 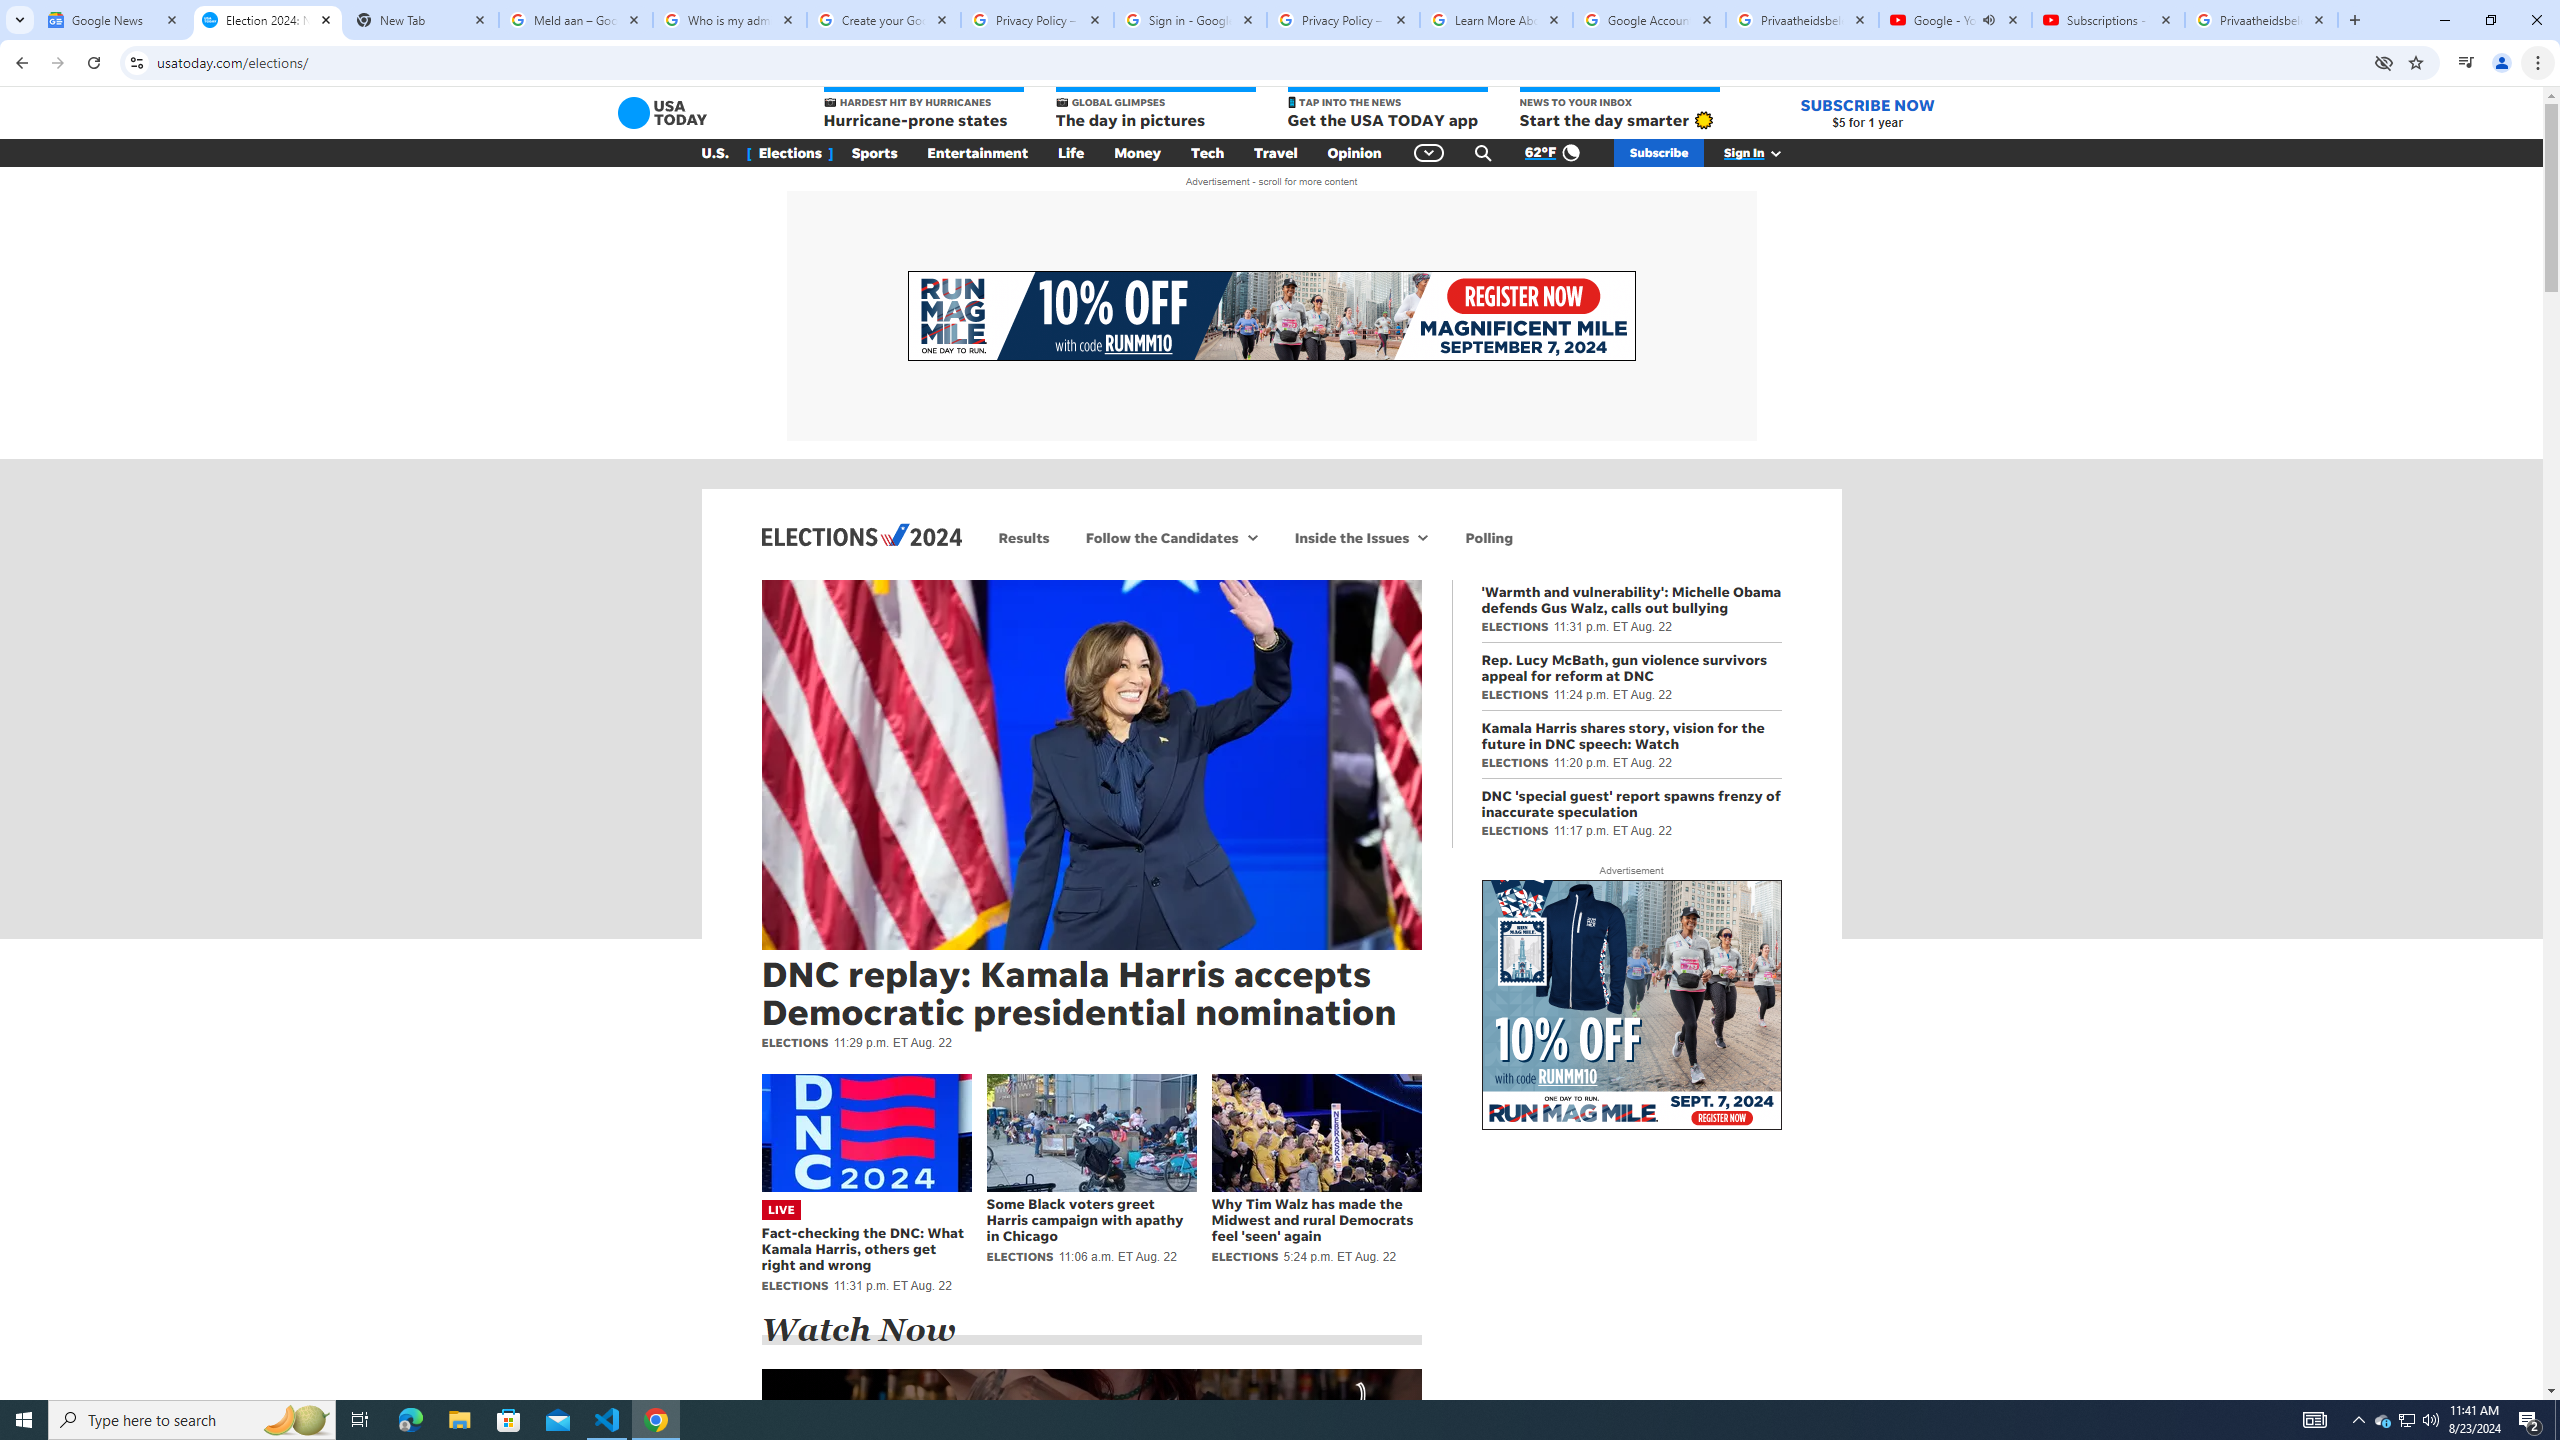 I want to click on 'More Inside the Issues navigation', so click(x=1422, y=536).